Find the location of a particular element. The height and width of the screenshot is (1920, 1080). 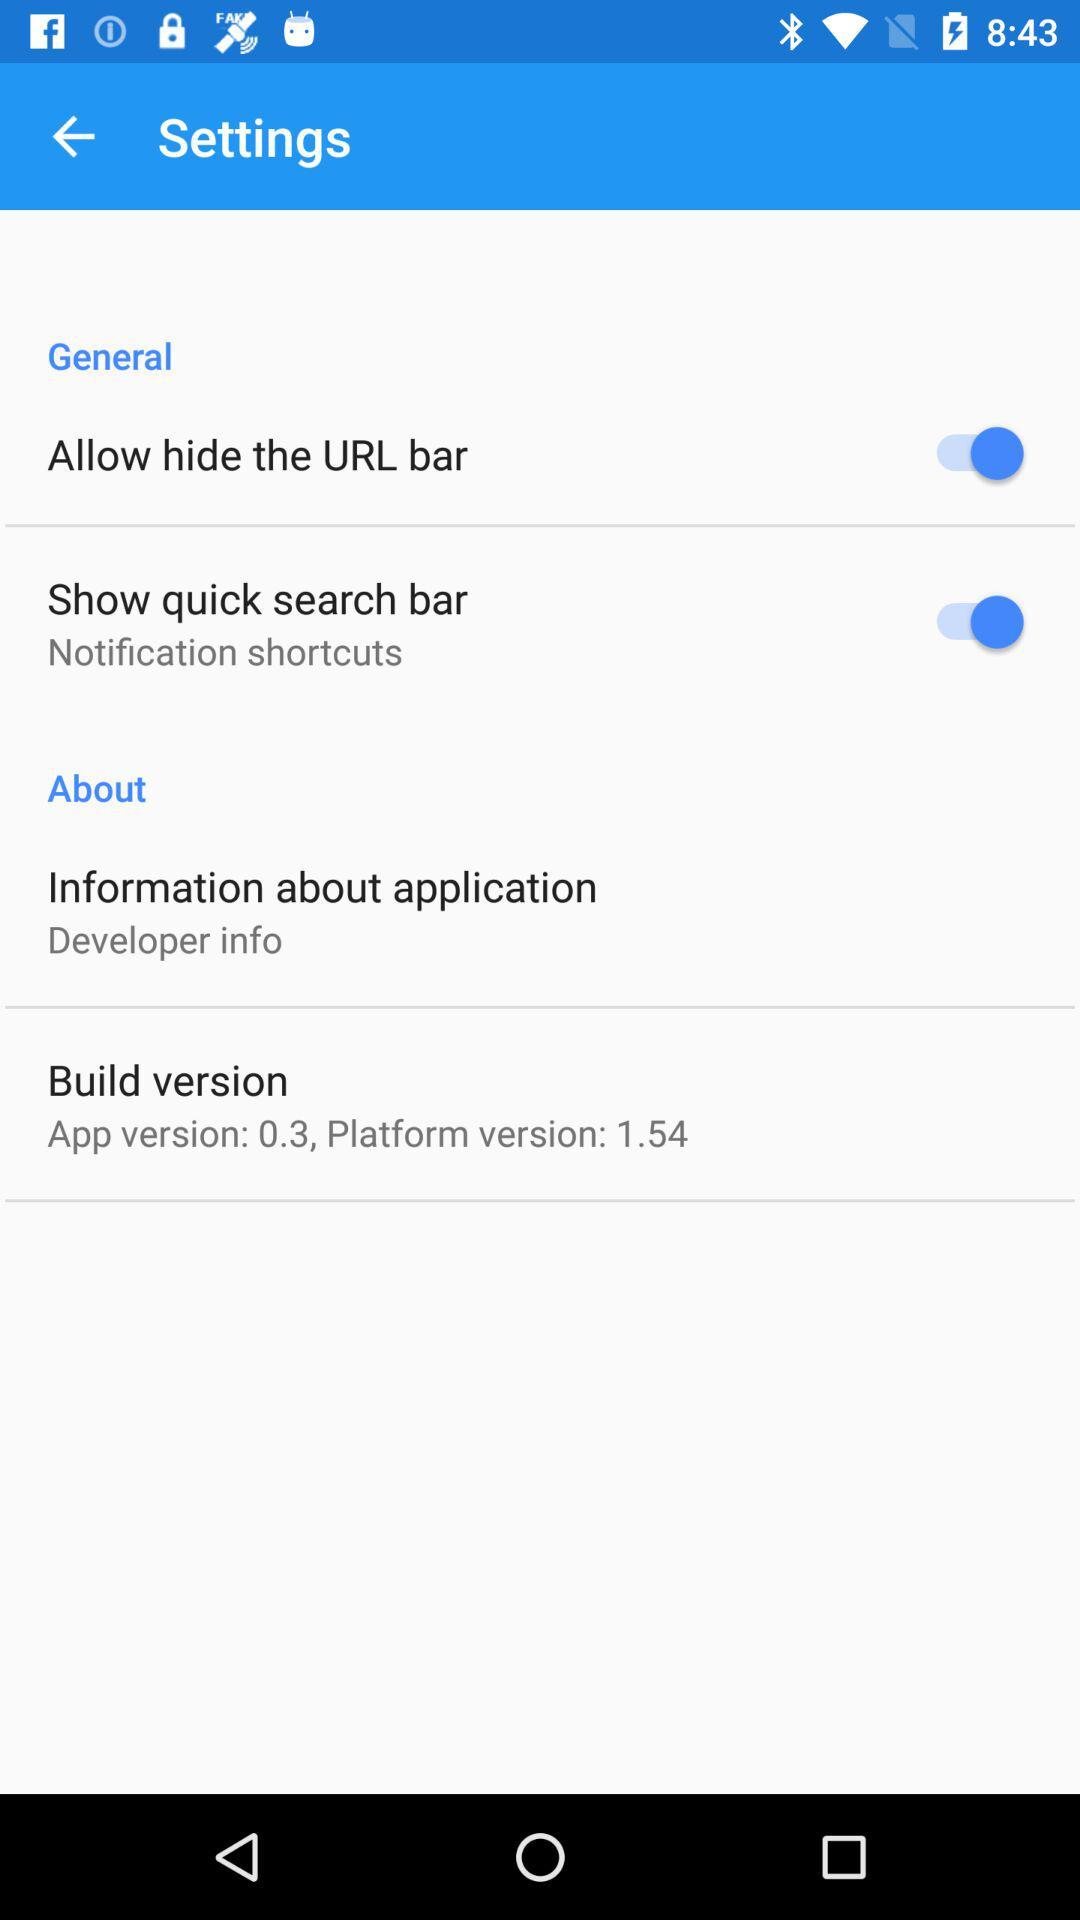

the icon below about item is located at coordinates (321, 884).